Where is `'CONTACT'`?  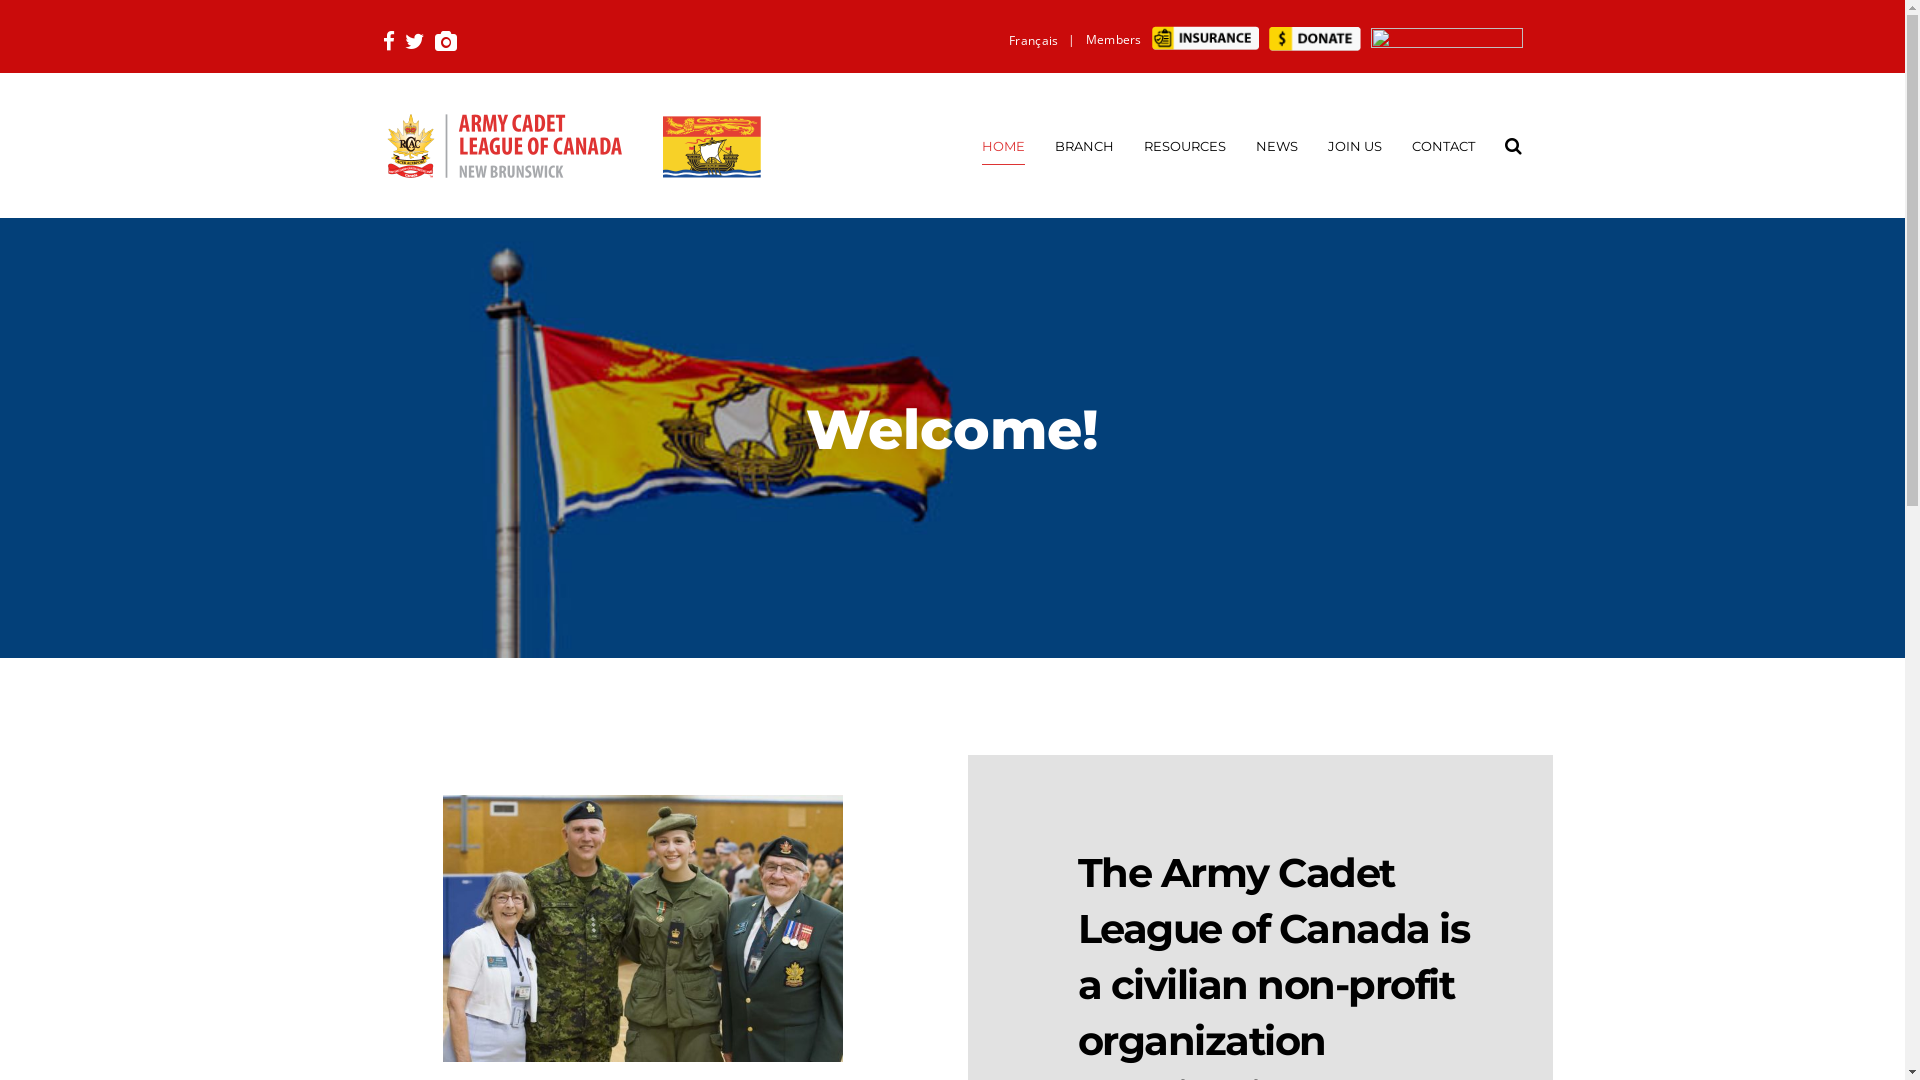
'CONTACT' is located at coordinates (1443, 144).